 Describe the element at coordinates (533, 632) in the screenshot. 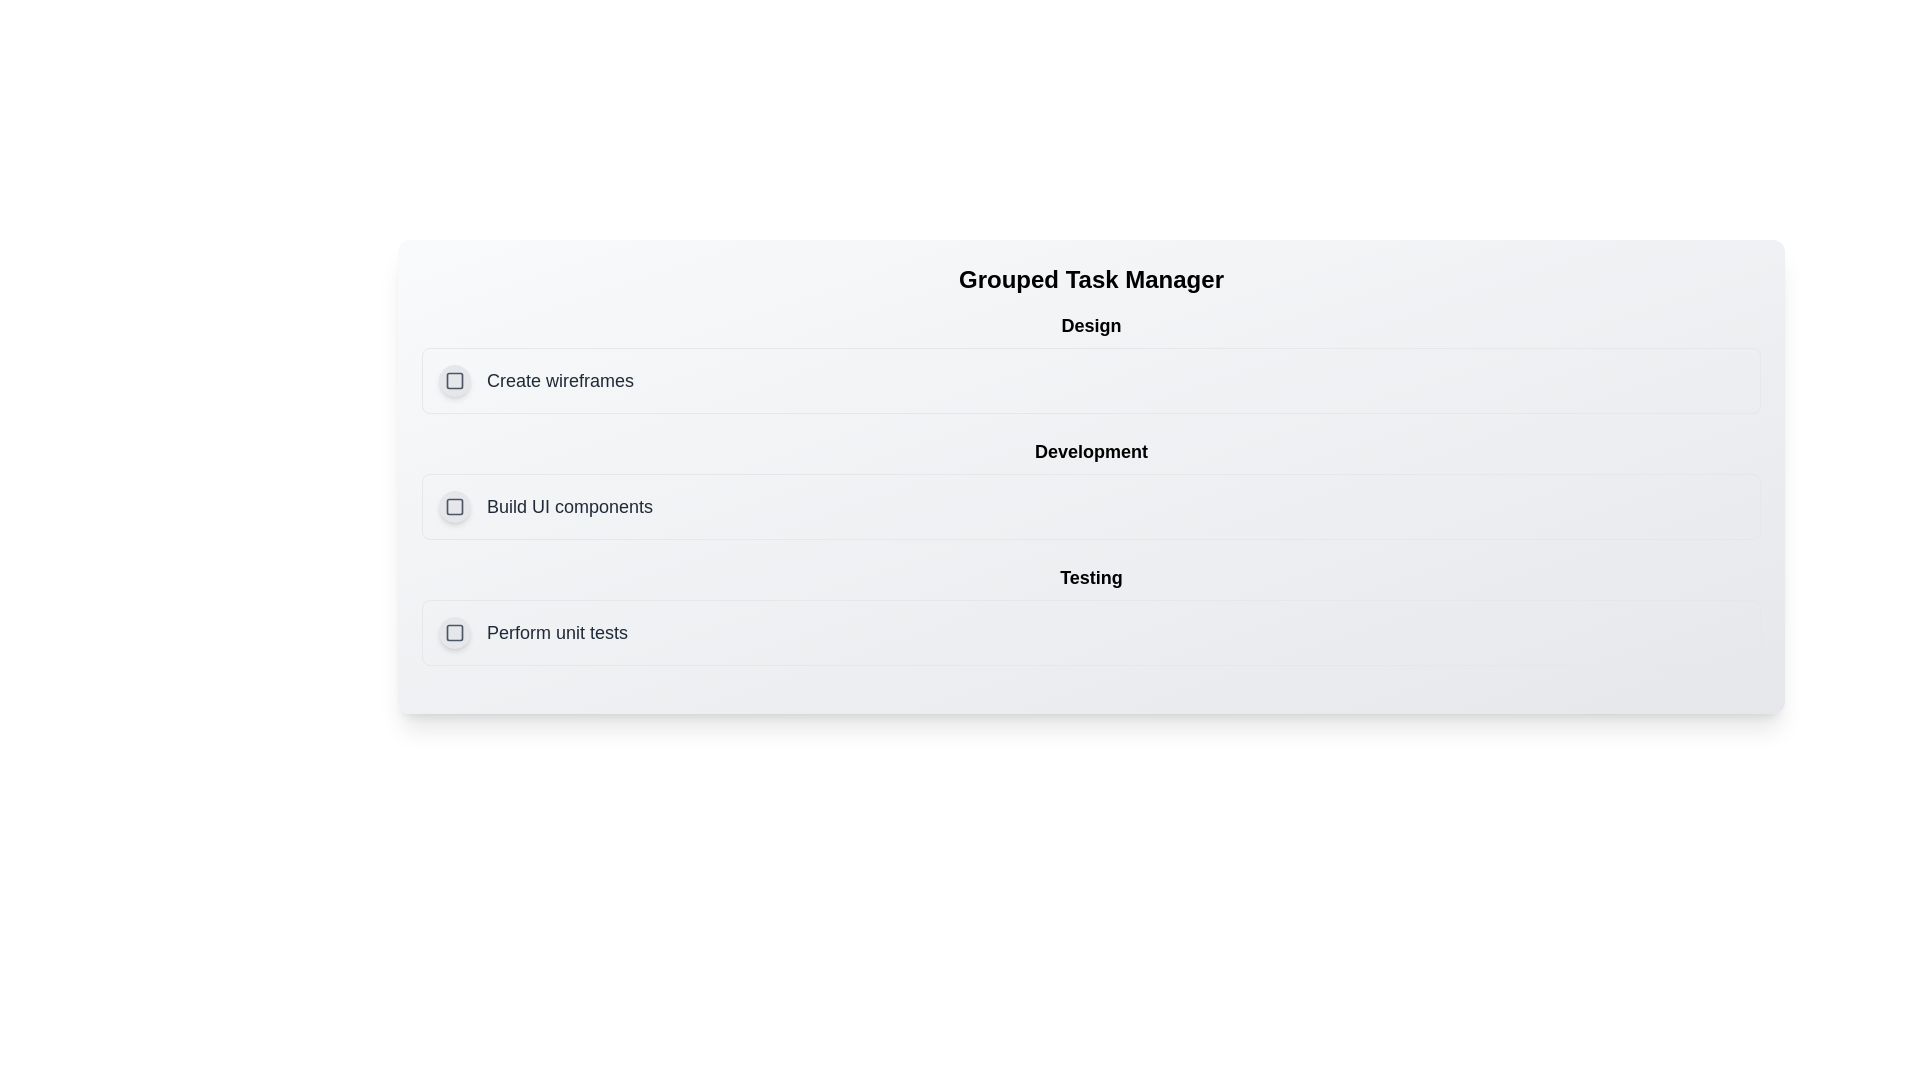

I see `the checkbox or descriptive text of the third task item under the 'Testing' category in the to-do list` at that location.